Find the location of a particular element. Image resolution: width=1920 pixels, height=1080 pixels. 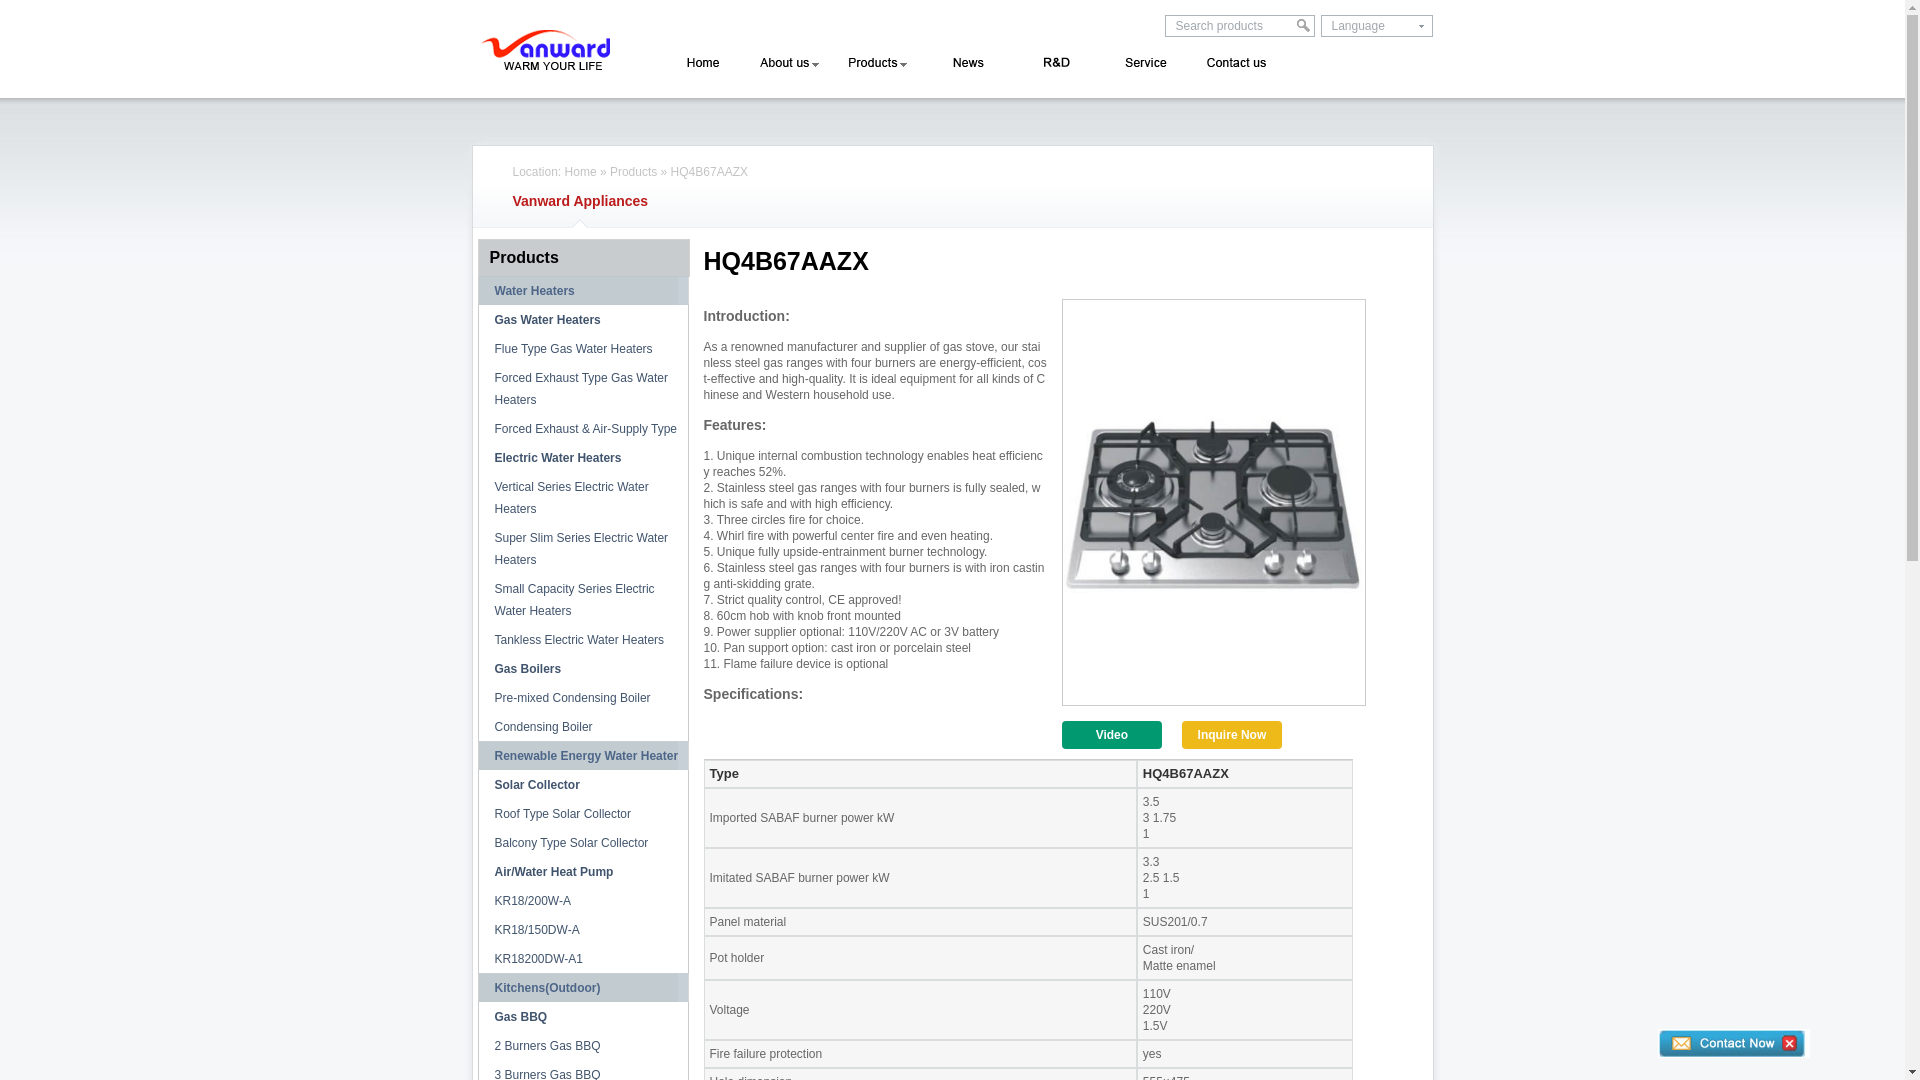

'Flue Type Gas Water Heaters' is located at coordinates (582, 347).